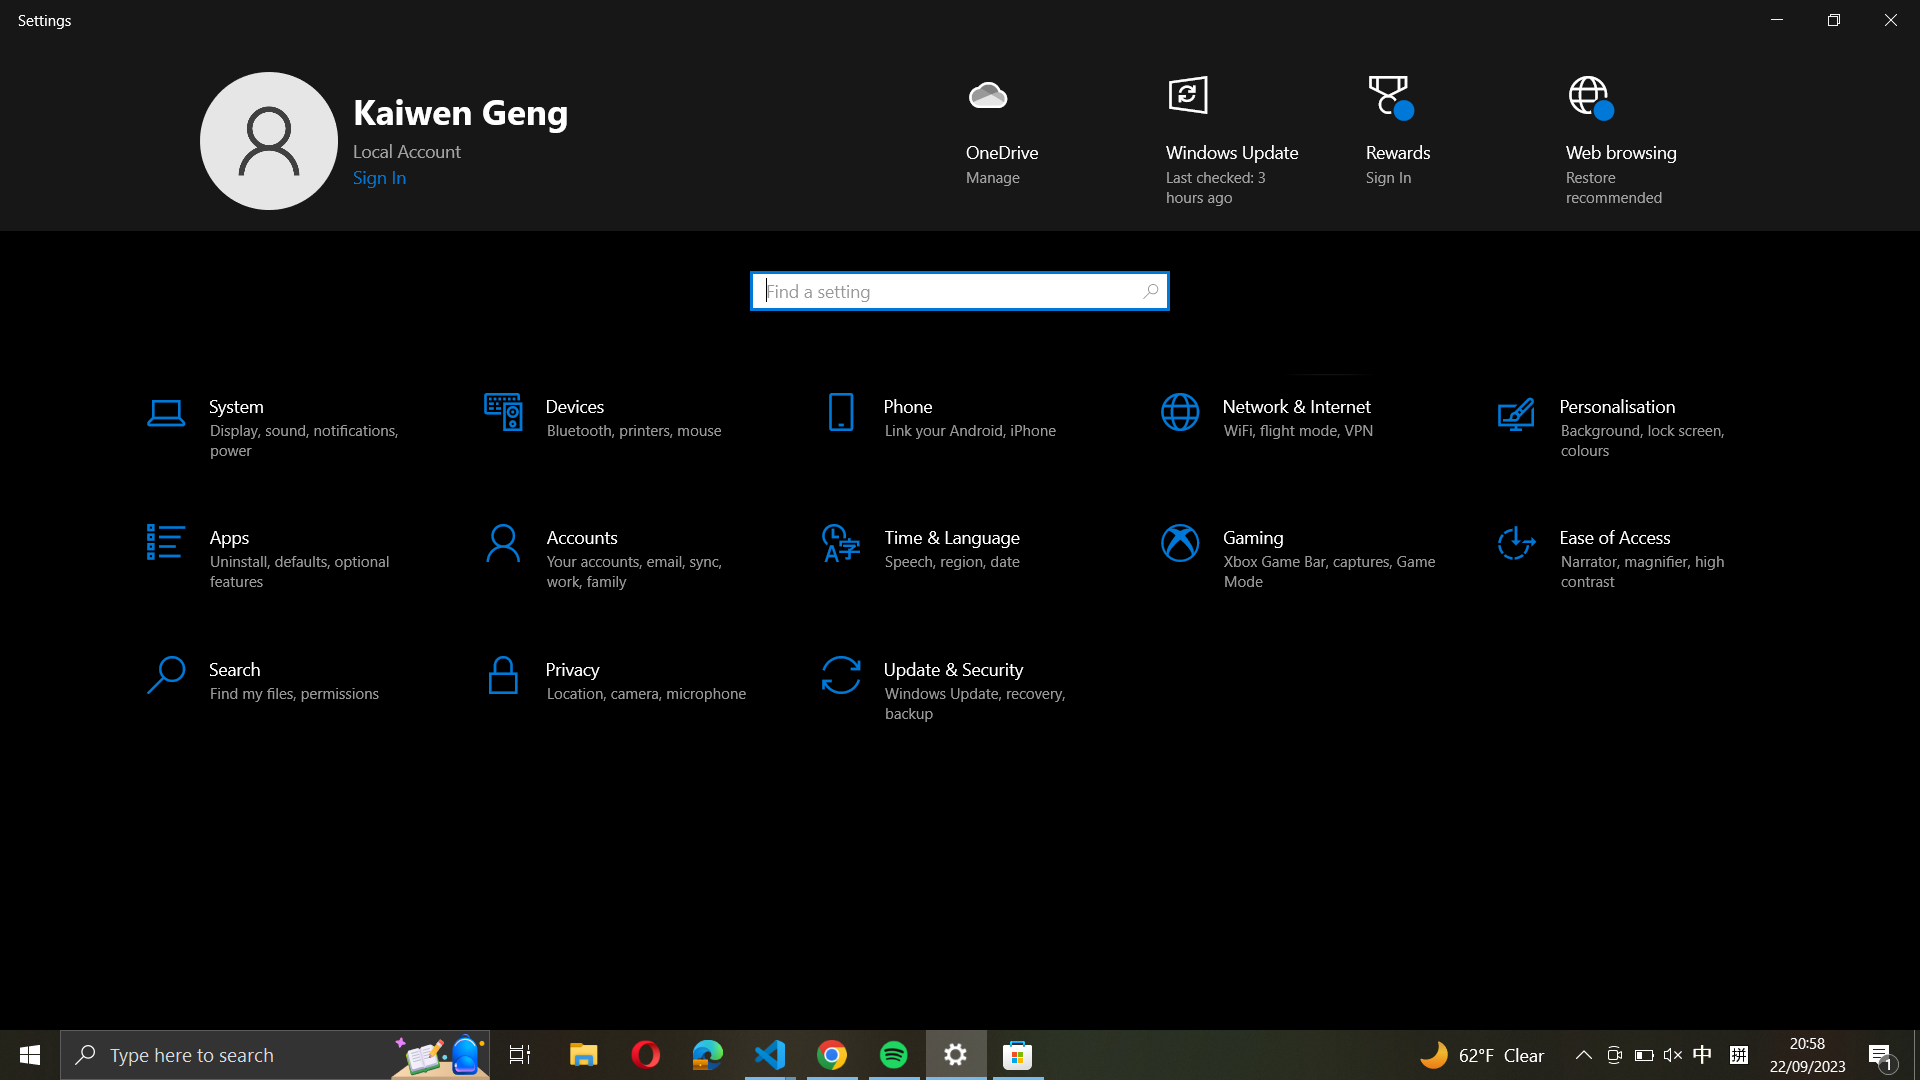 The image size is (1920, 1080). Describe the element at coordinates (618, 428) in the screenshot. I see `the "Devices" settings` at that location.